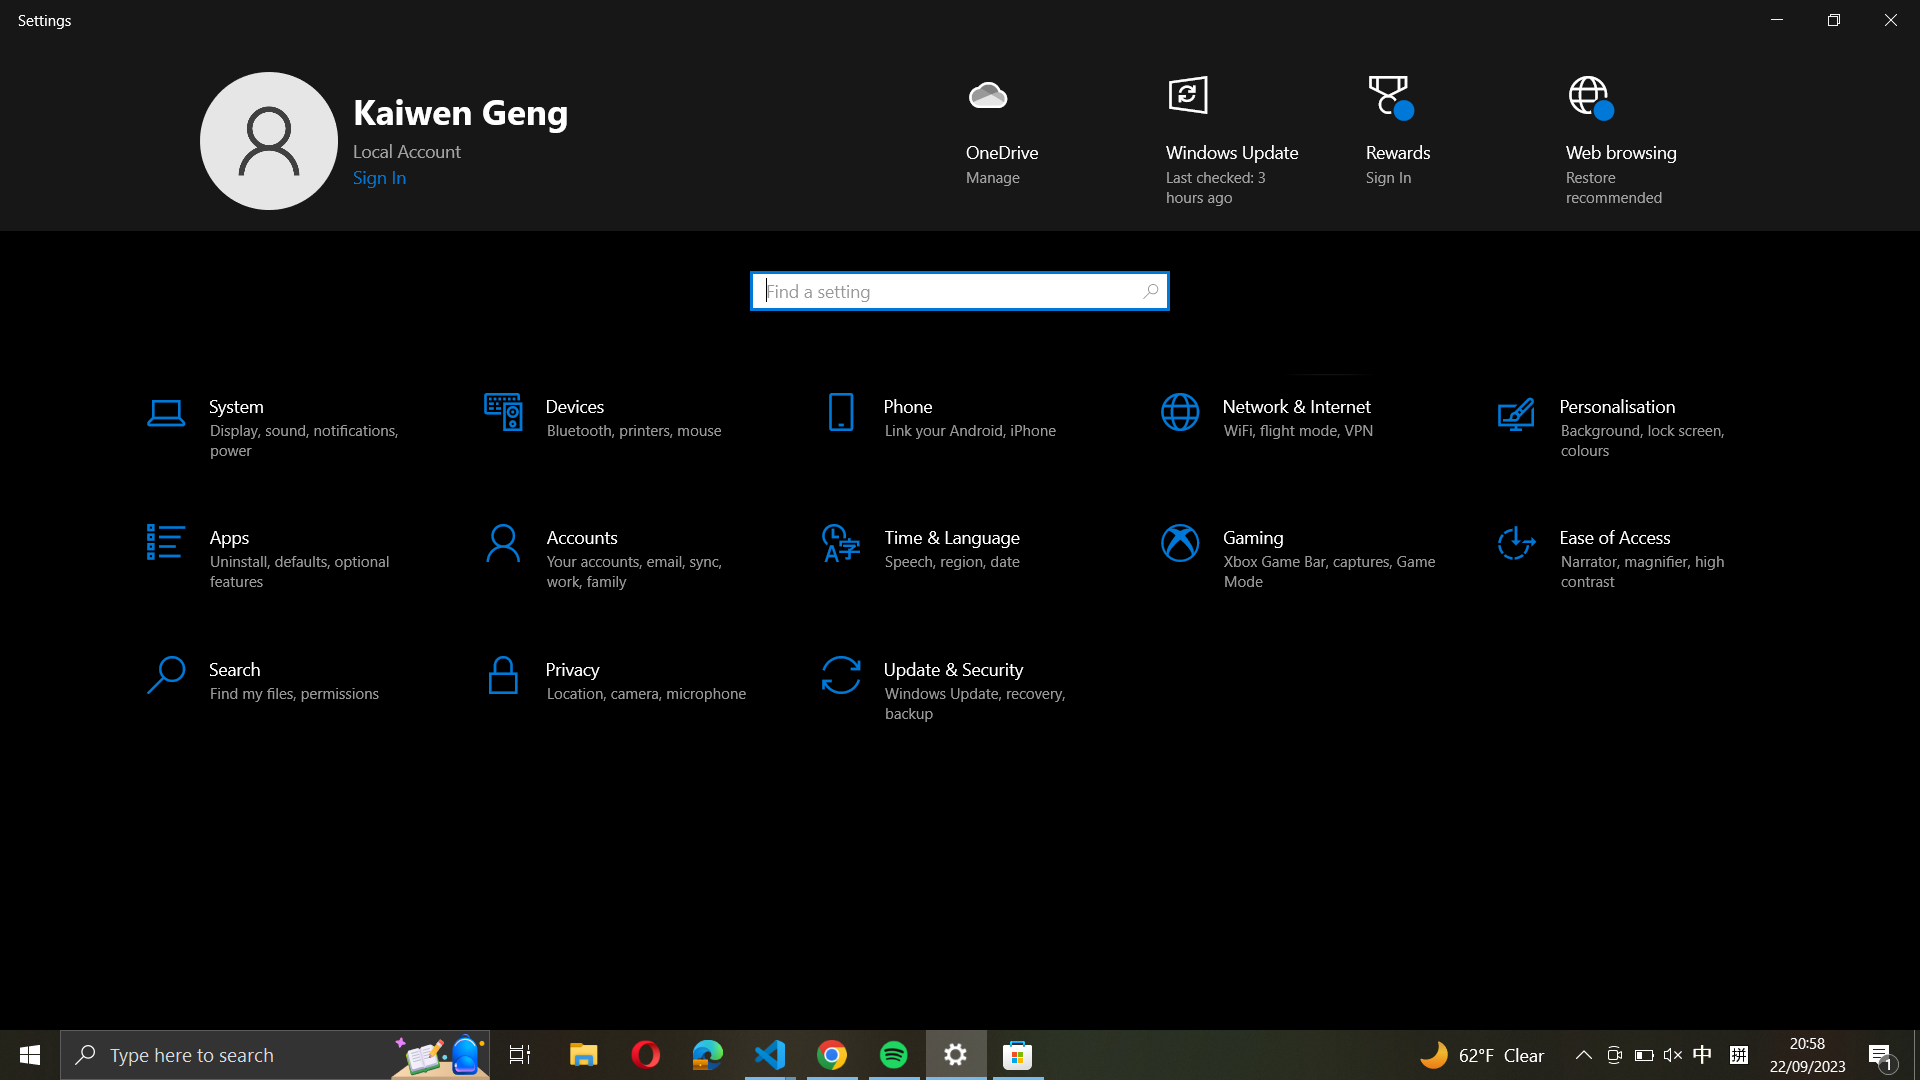 The image size is (1920, 1080). Describe the element at coordinates (618, 428) in the screenshot. I see `the "Devices" settings` at that location.